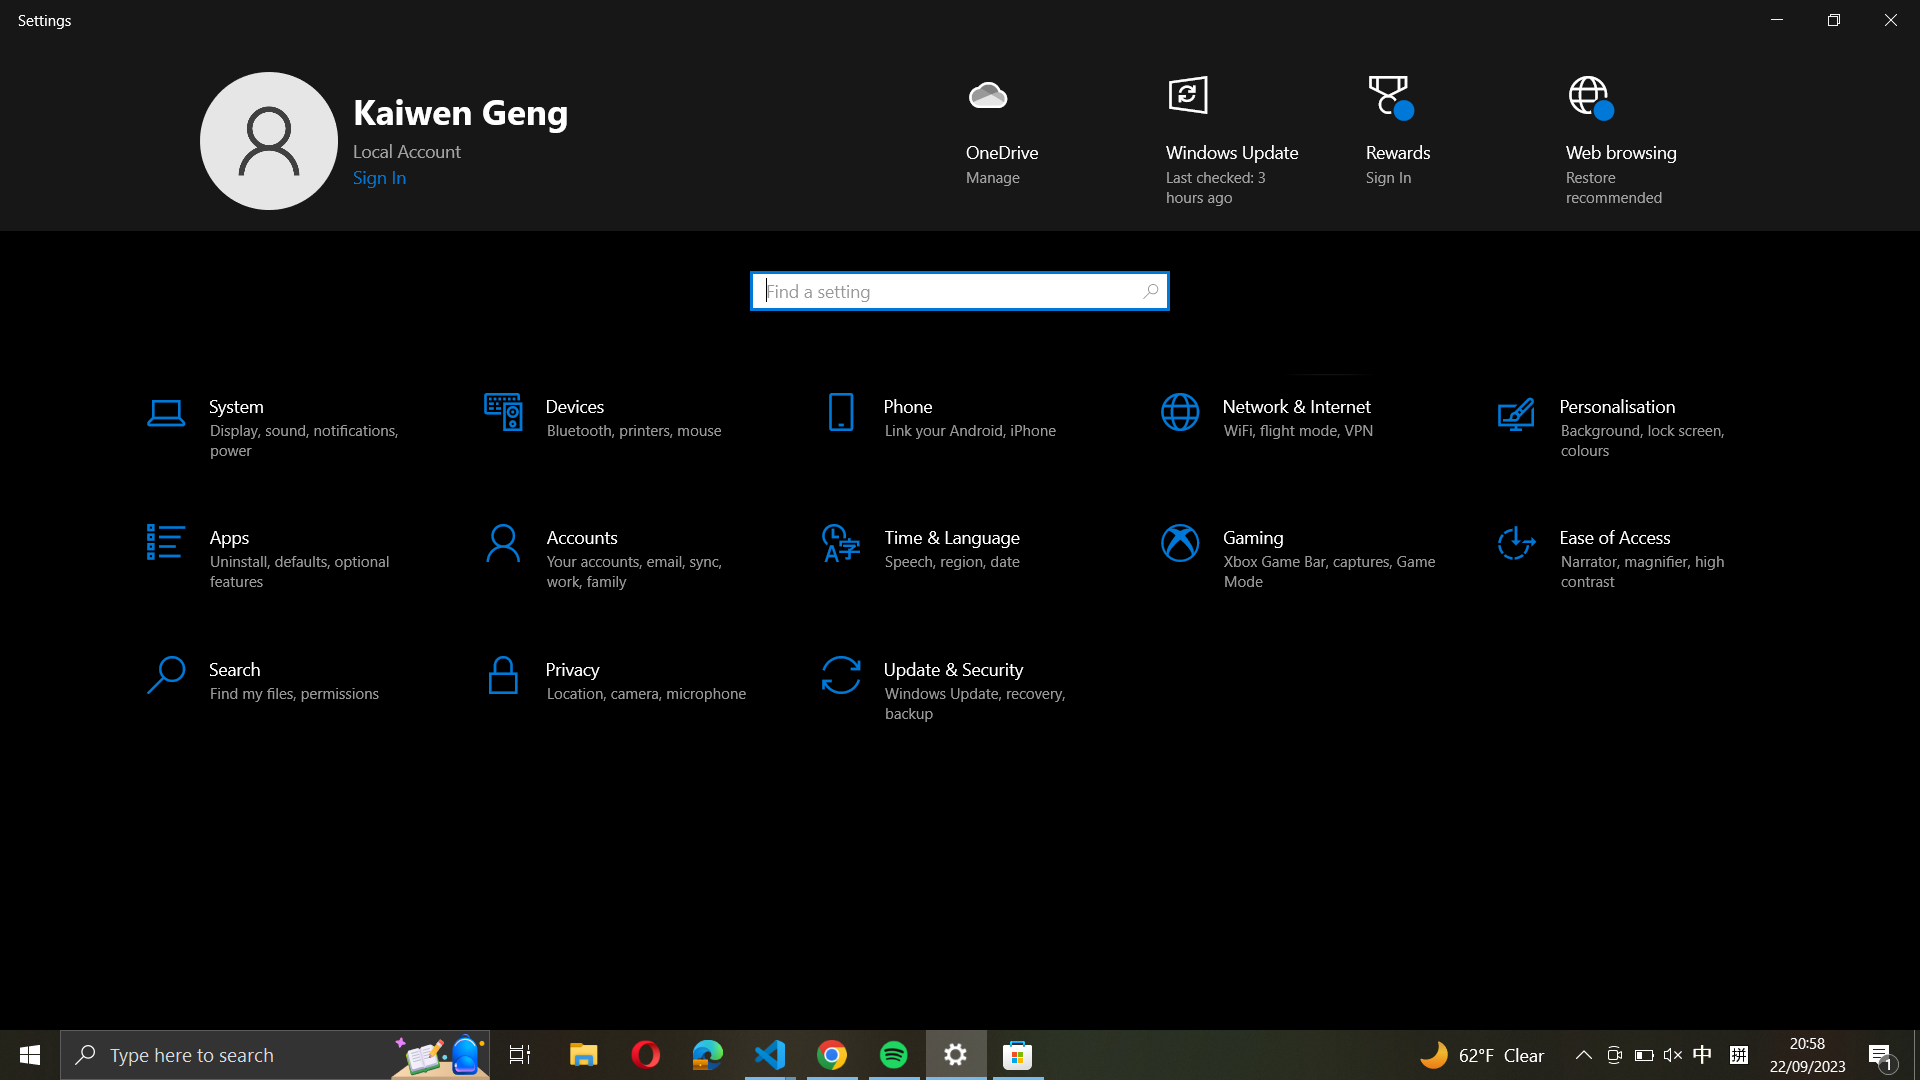 The image size is (1920, 1080). Describe the element at coordinates (618, 428) in the screenshot. I see `the "Devices" settings` at that location.